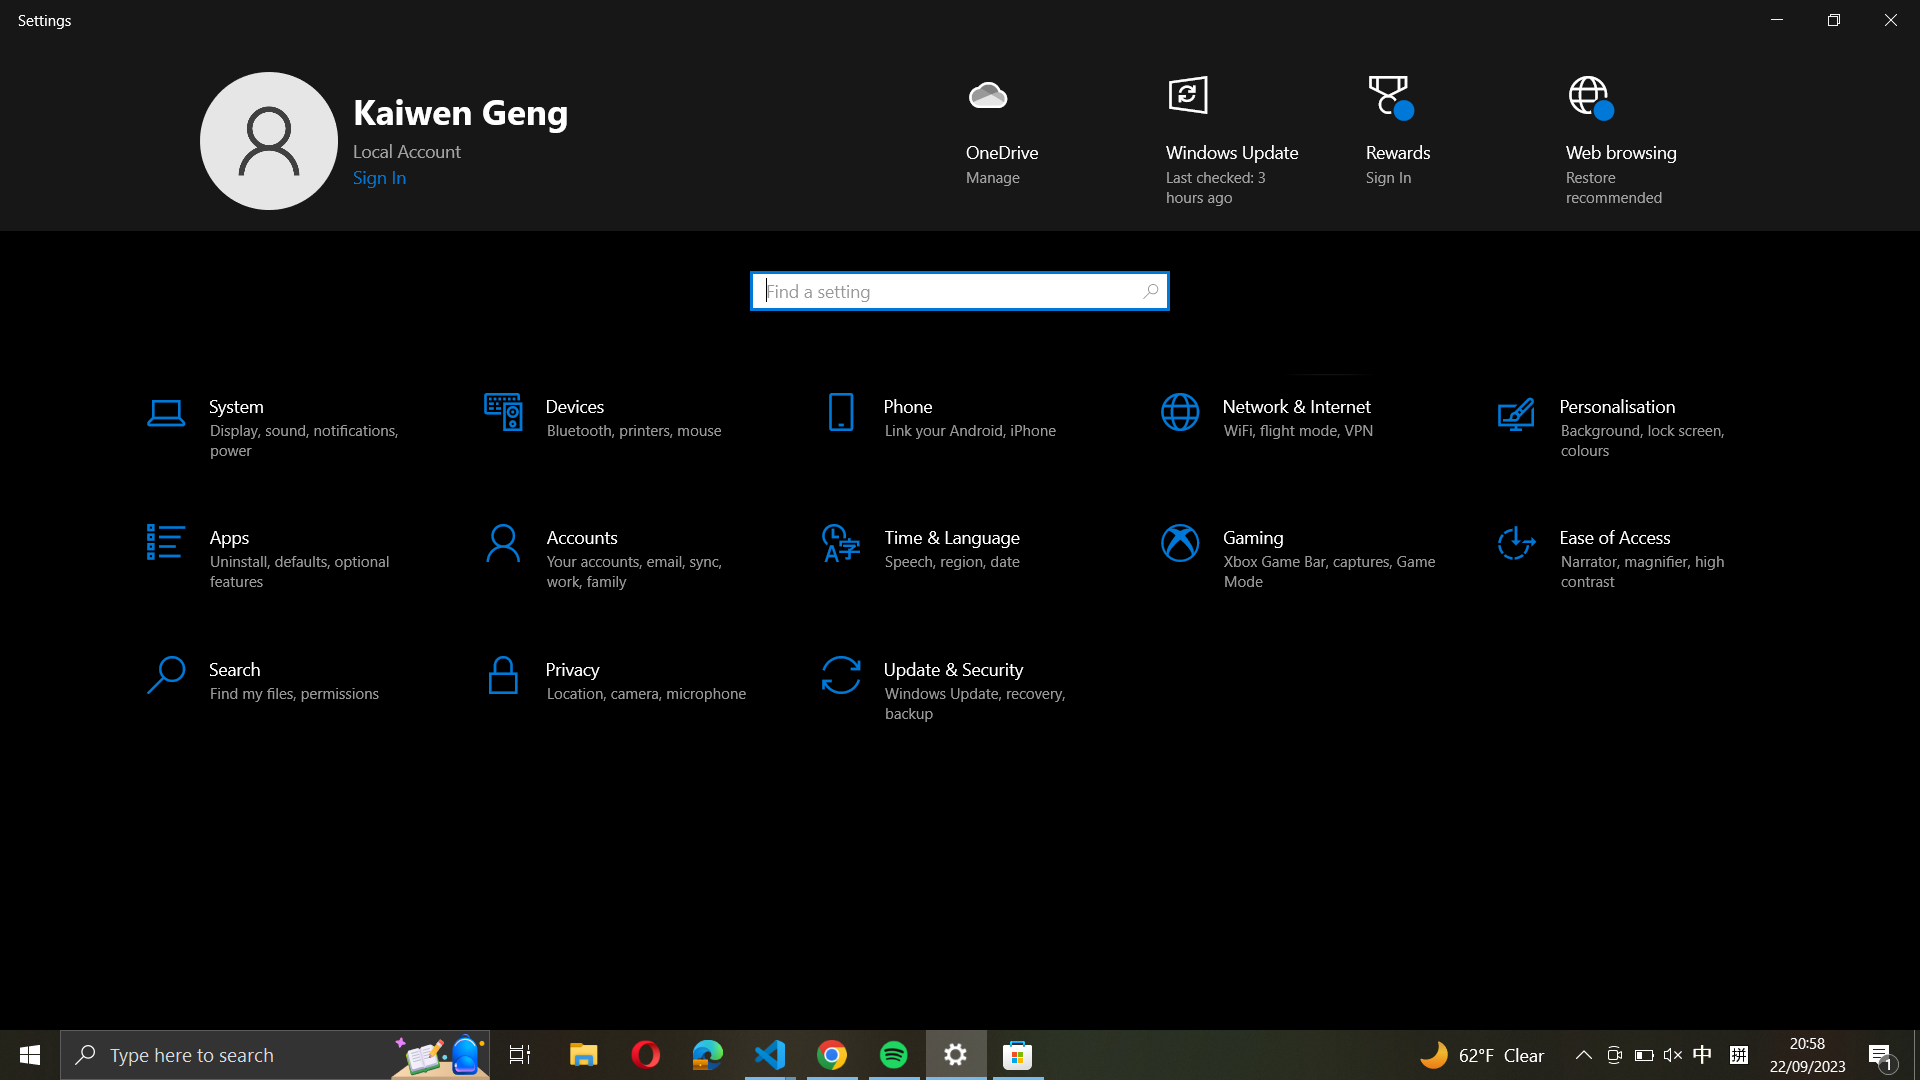 The image size is (1920, 1080). Describe the element at coordinates (618, 428) in the screenshot. I see `the "Devices" settings` at that location.